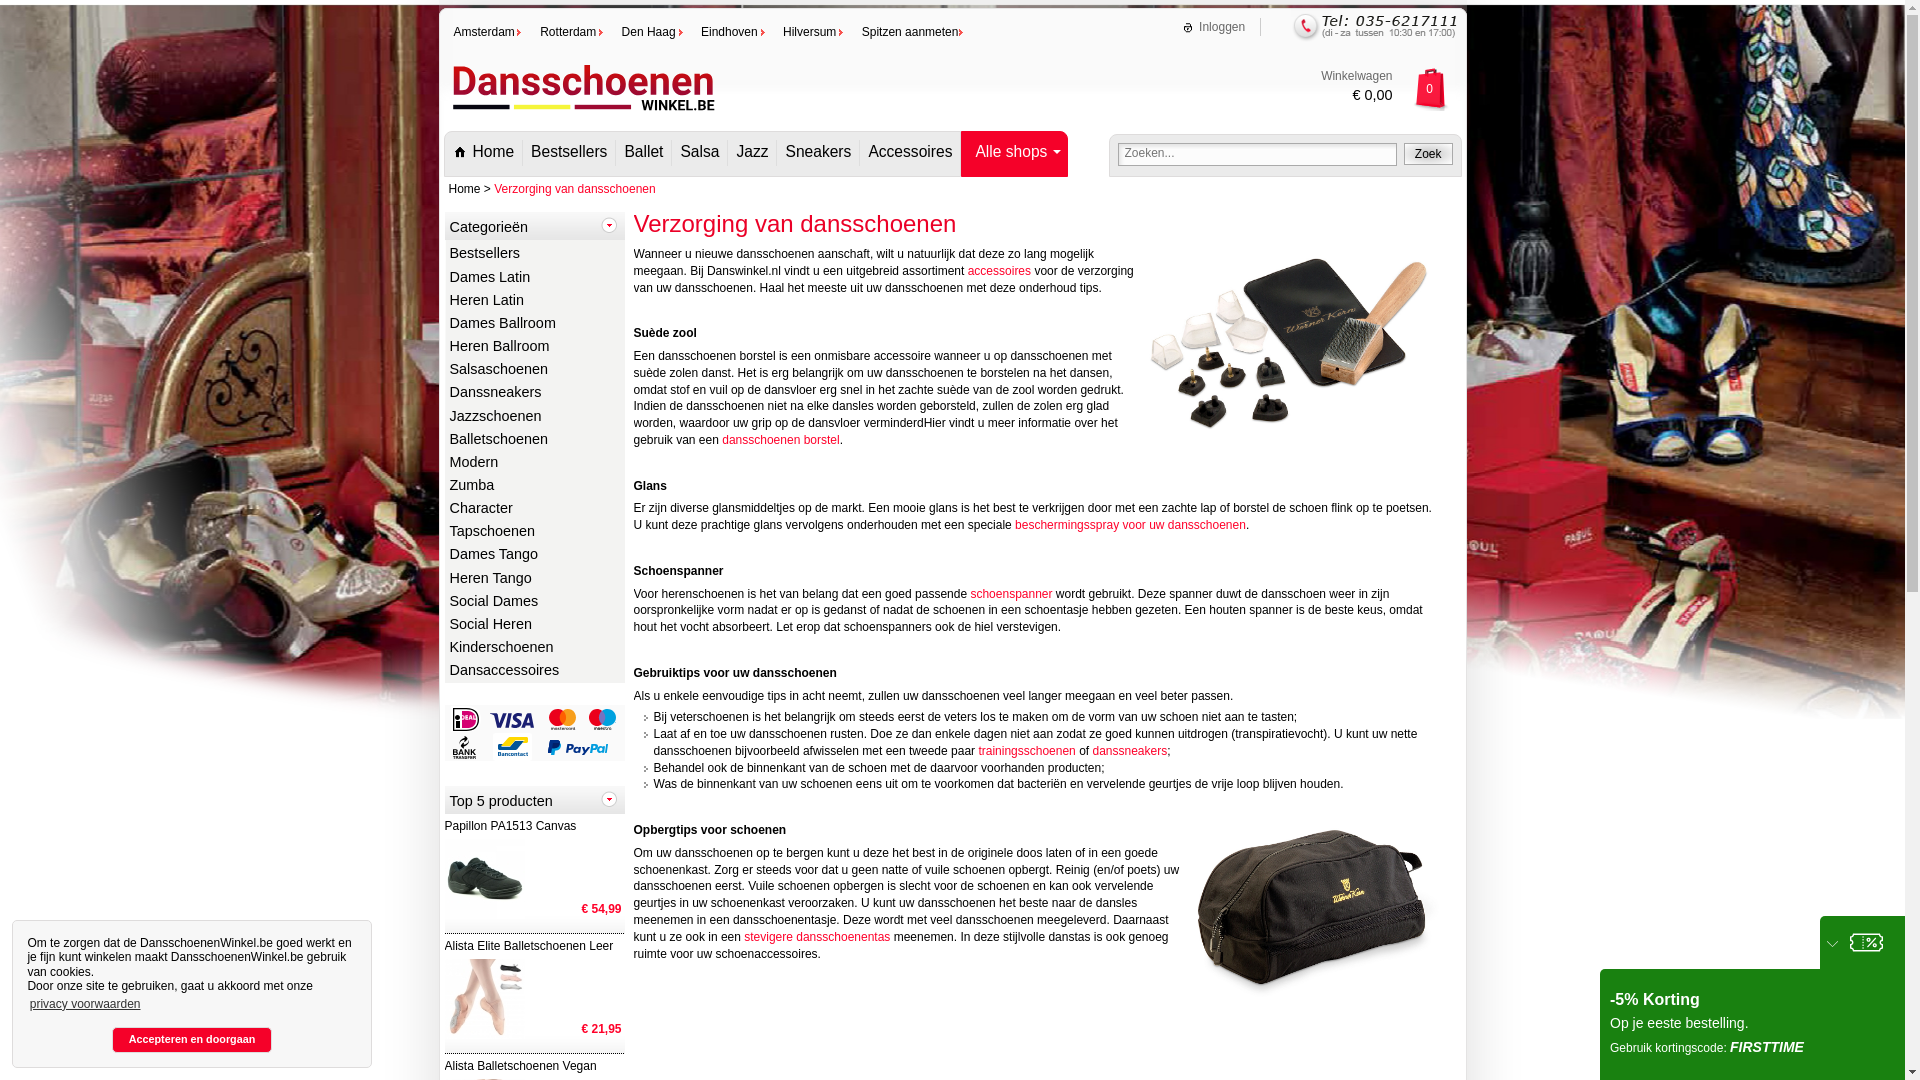  Describe the element at coordinates (571, 31) in the screenshot. I see `'Rotterdam'` at that location.